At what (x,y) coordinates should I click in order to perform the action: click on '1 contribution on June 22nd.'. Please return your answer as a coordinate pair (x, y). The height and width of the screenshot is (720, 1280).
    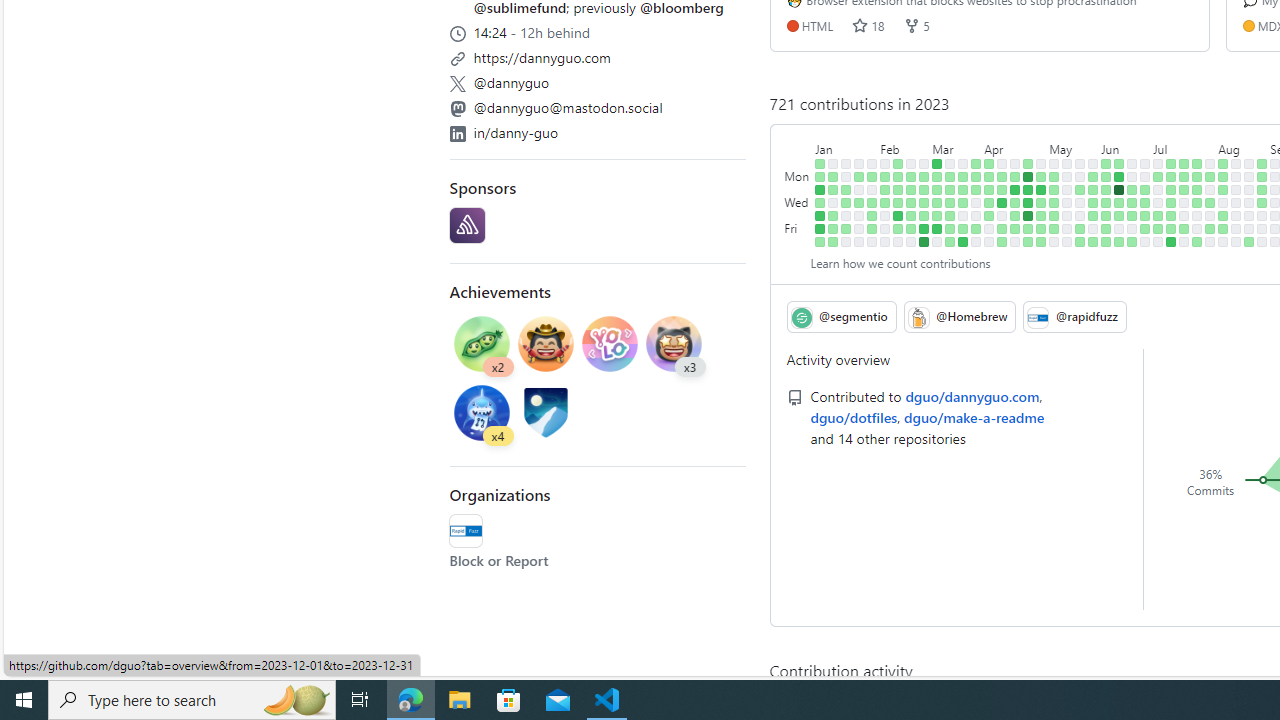
    Looking at the image, I should click on (1132, 215).